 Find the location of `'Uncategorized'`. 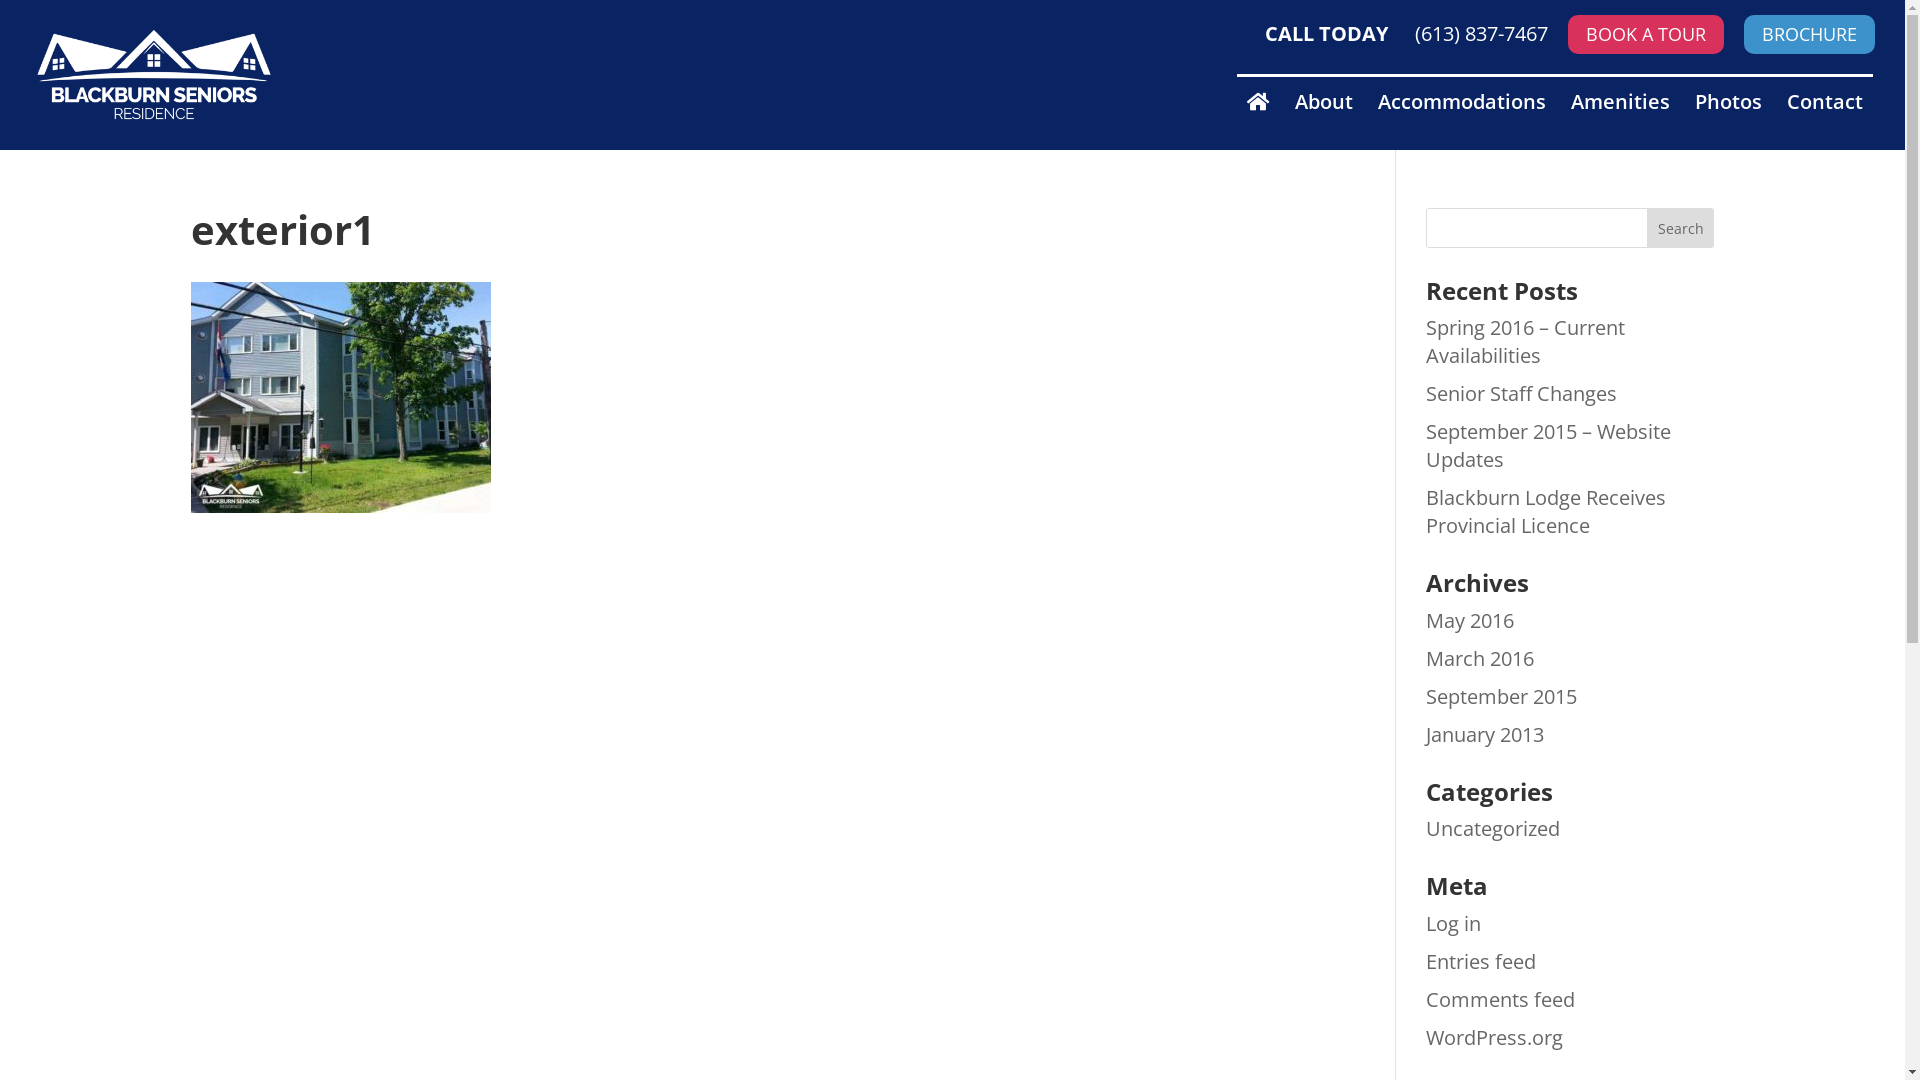

'Uncategorized' is located at coordinates (1492, 828).